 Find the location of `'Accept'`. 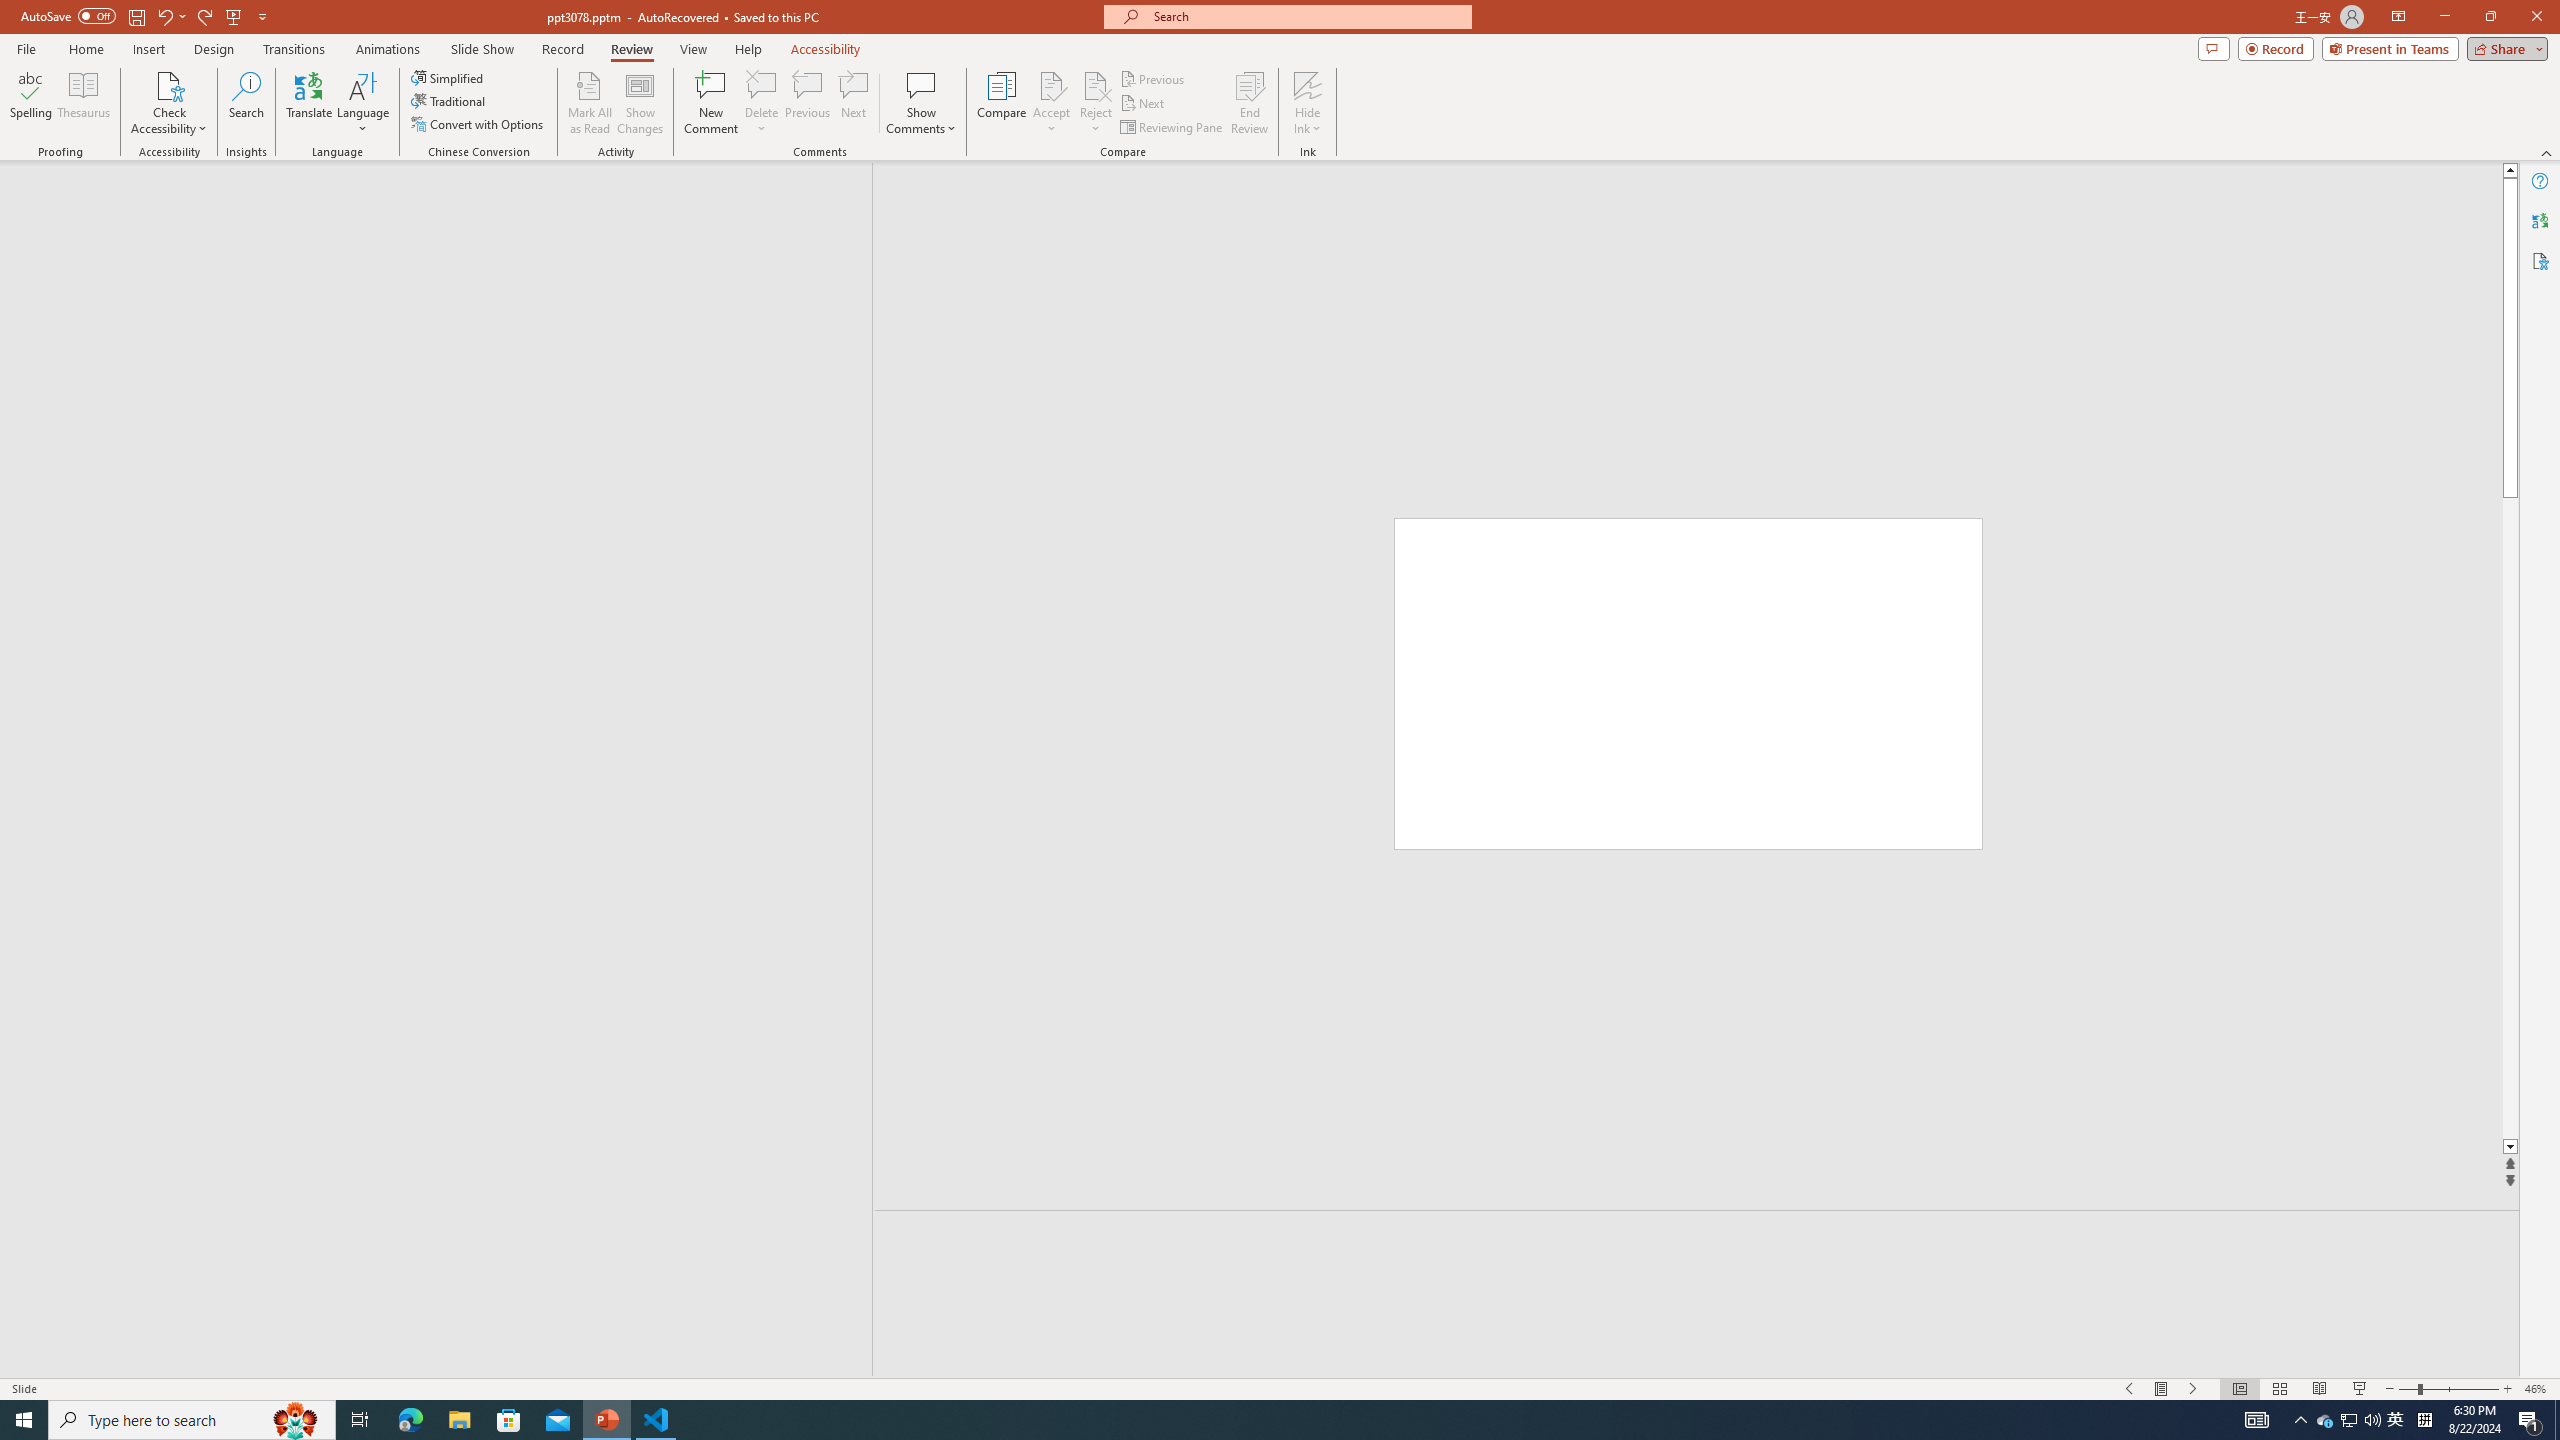

'Accept' is located at coordinates (1051, 103).